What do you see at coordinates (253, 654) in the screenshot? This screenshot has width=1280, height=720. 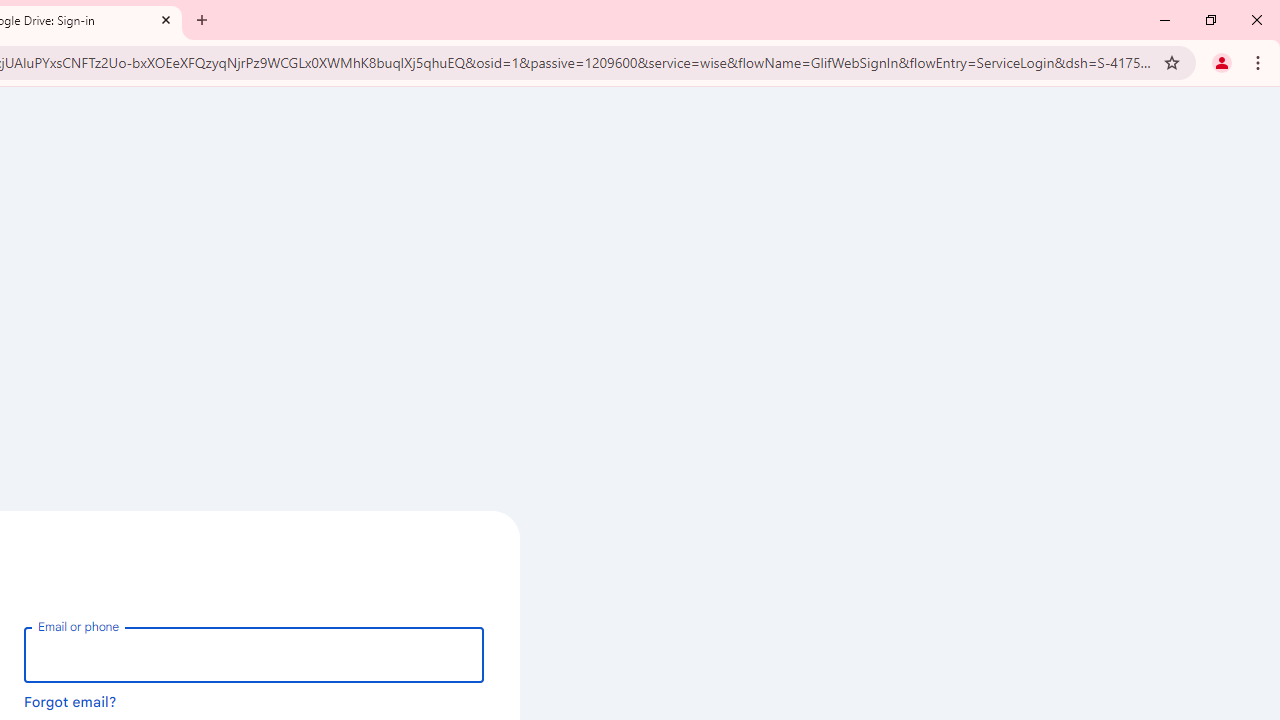 I see `'Email or phone'` at bounding box center [253, 654].